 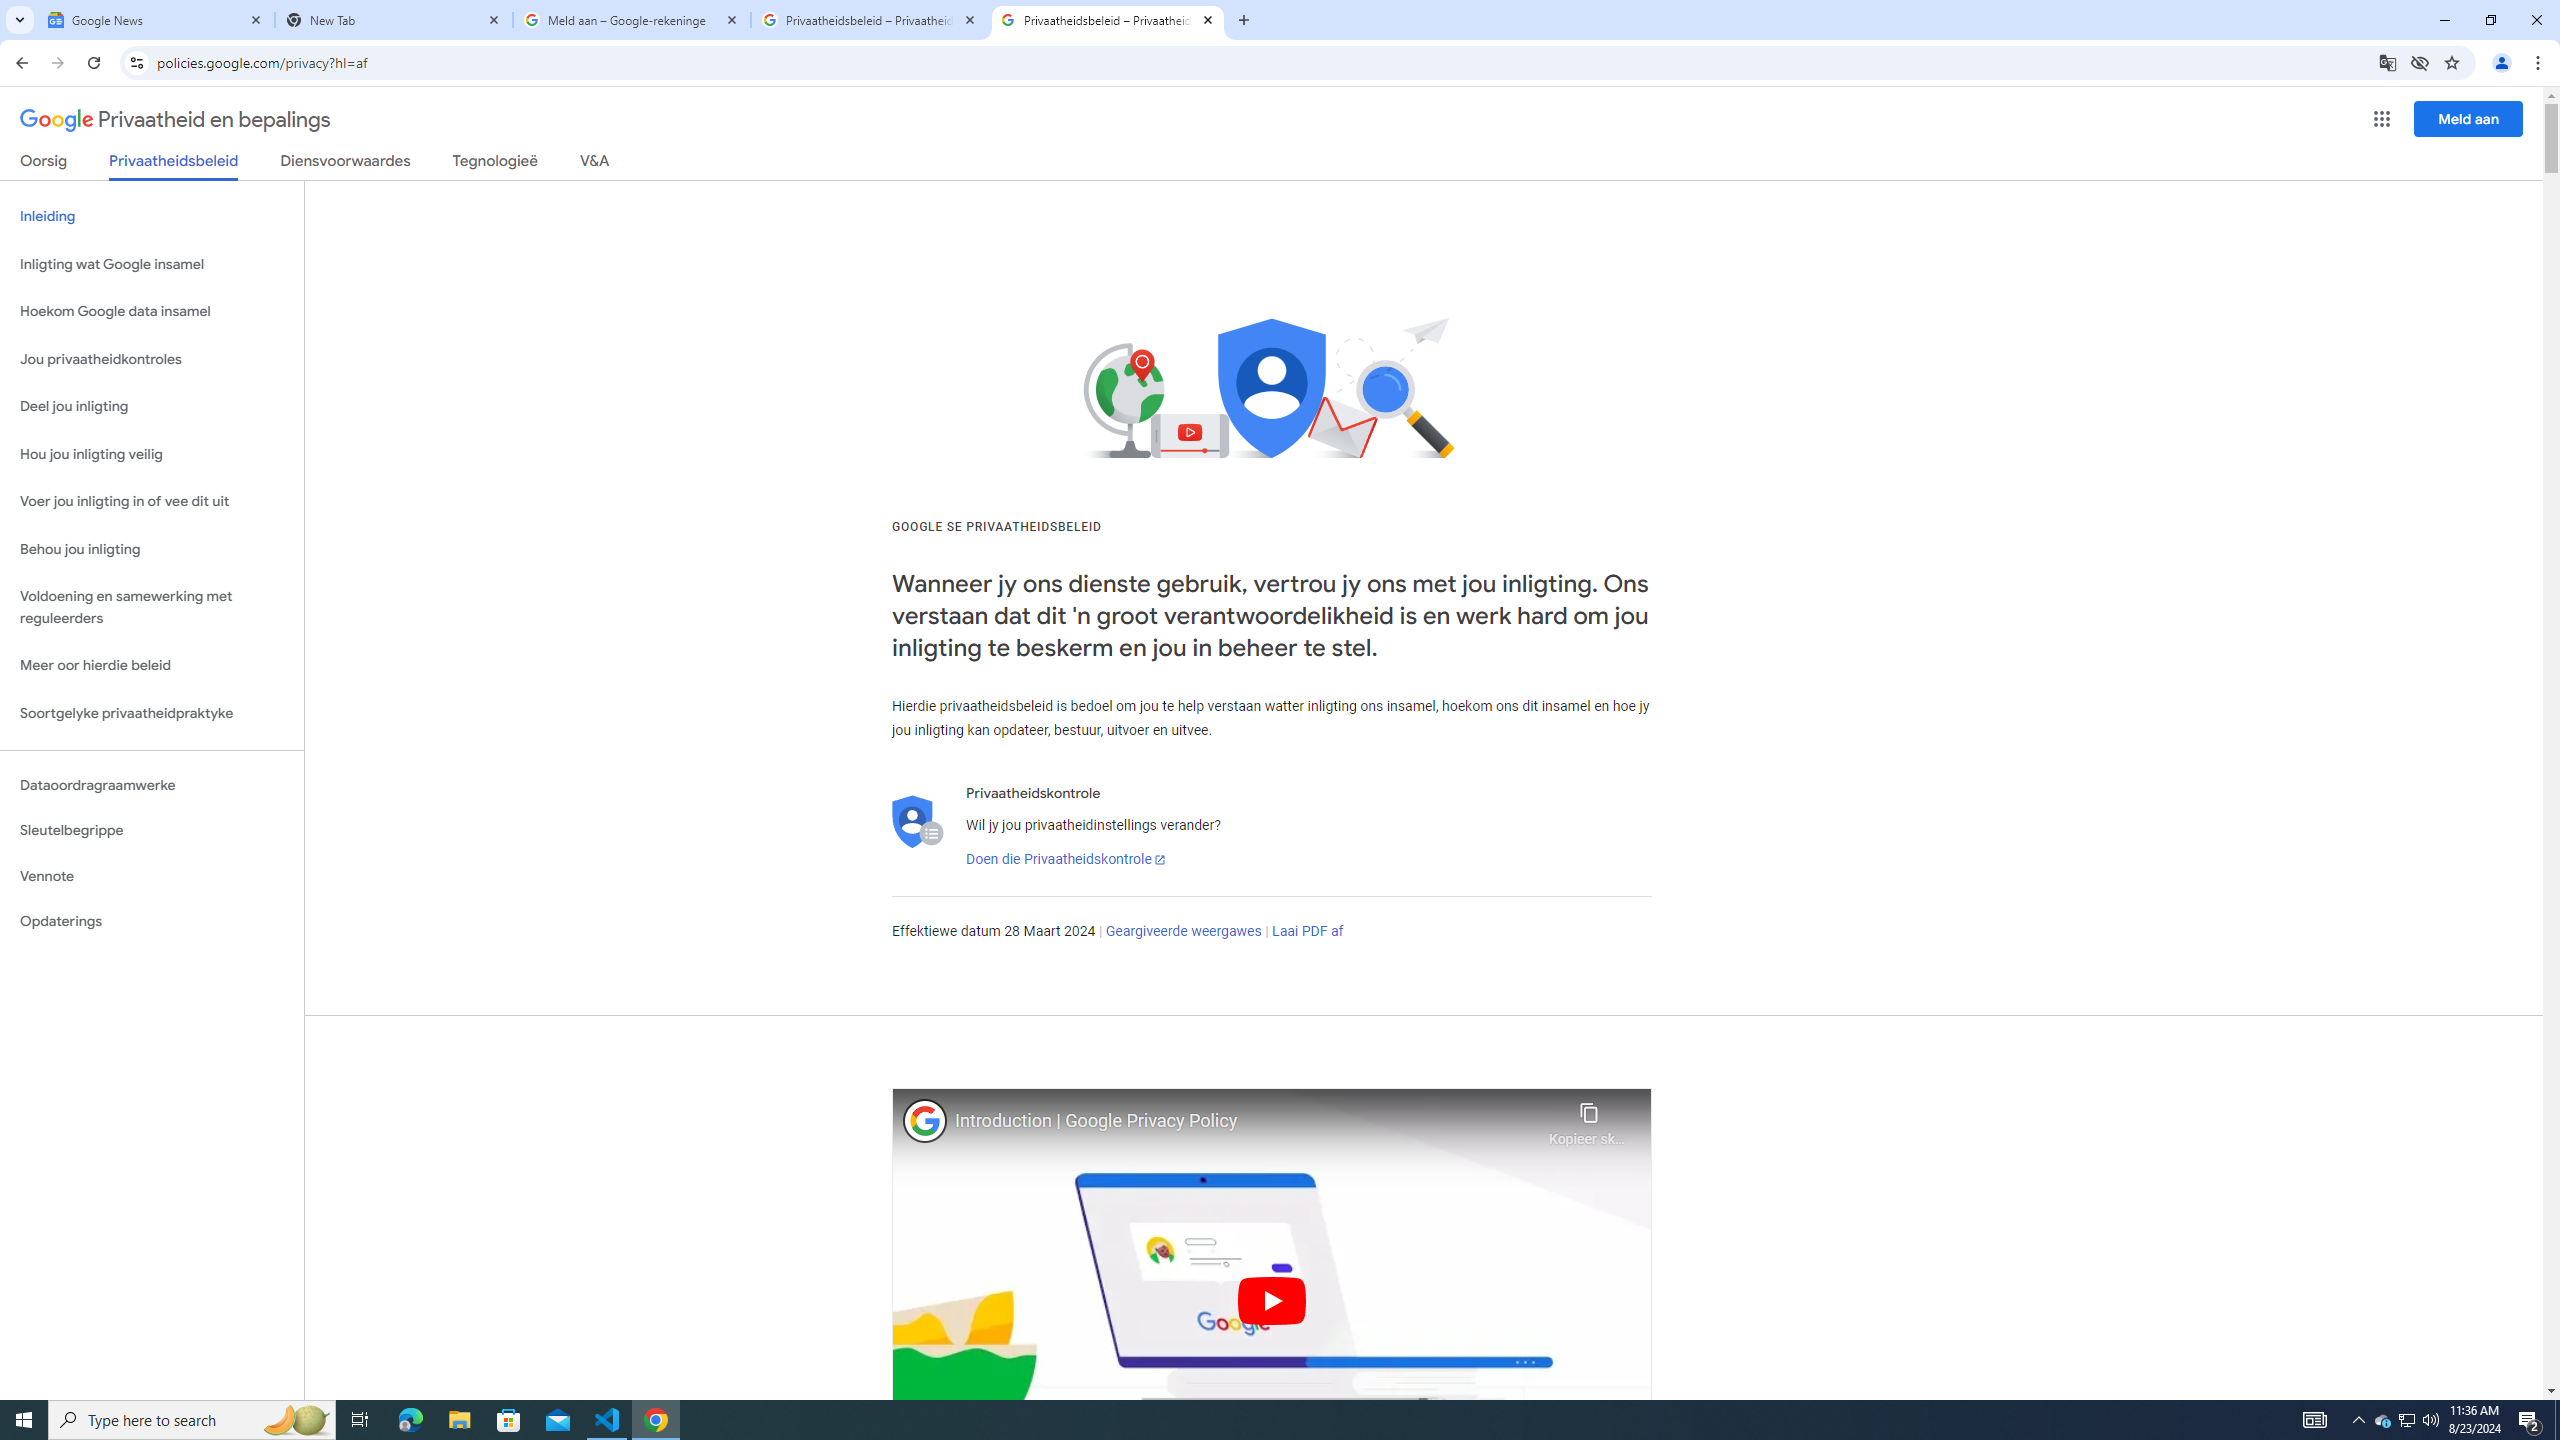 I want to click on 'Fotobeeld van Google', so click(x=925, y=1119).